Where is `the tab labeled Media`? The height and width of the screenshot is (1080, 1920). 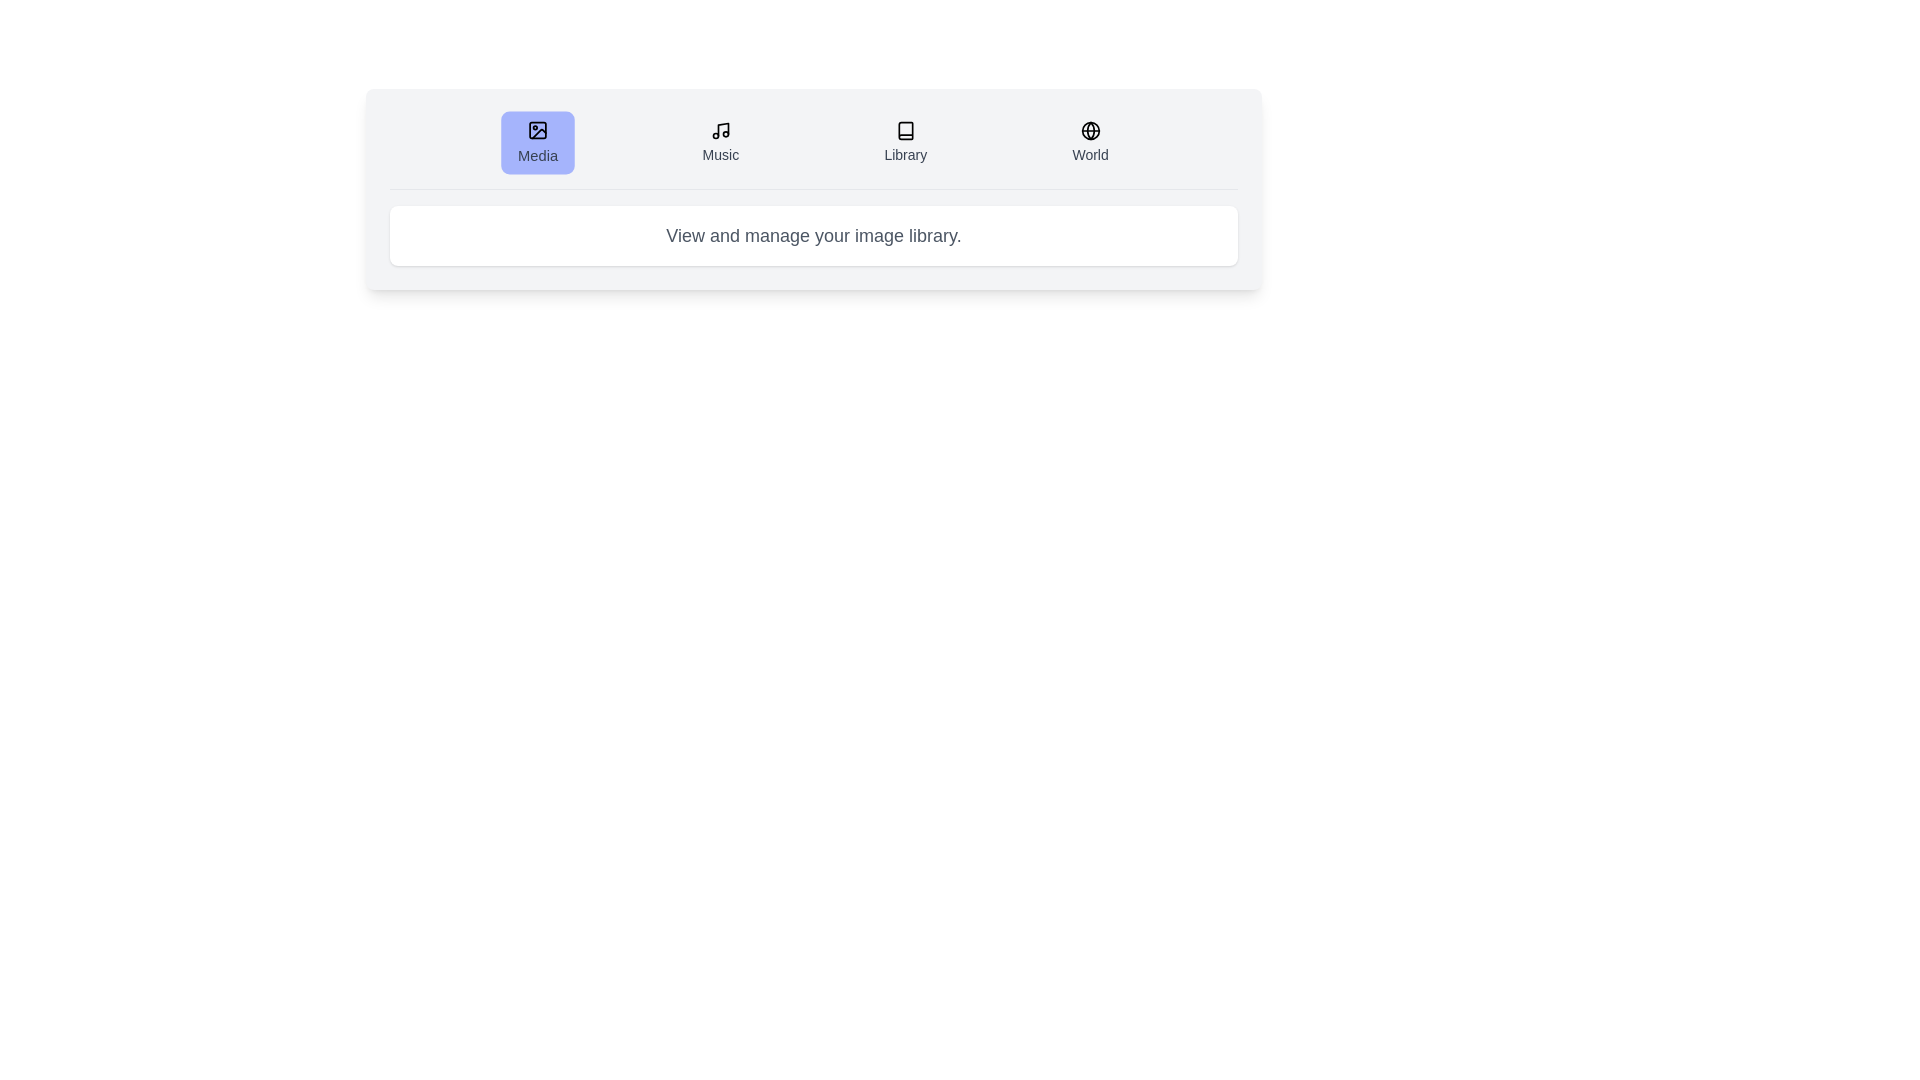
the tab labeled Media is located at coordinates (537, 141).